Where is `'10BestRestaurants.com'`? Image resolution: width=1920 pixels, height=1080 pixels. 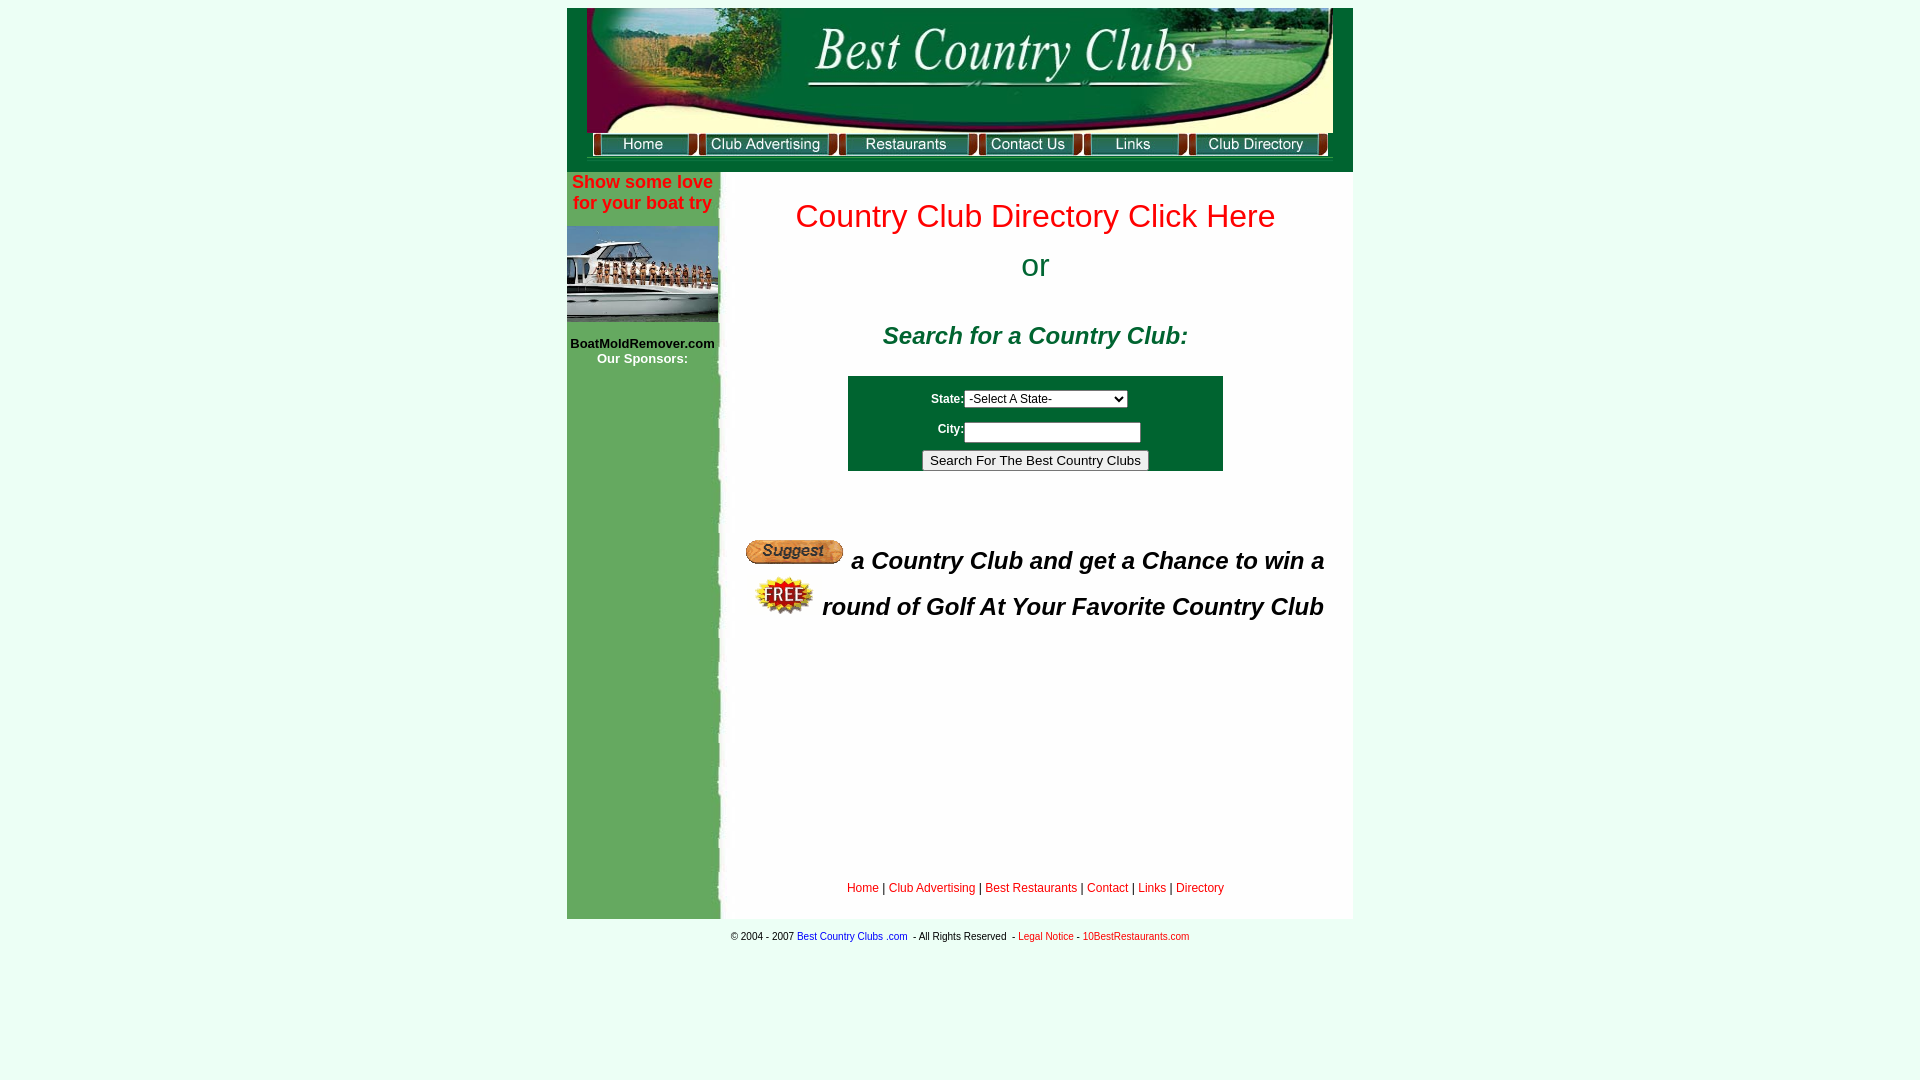 '10BestRestaurants.com' is located at coordinates (1136, 936).